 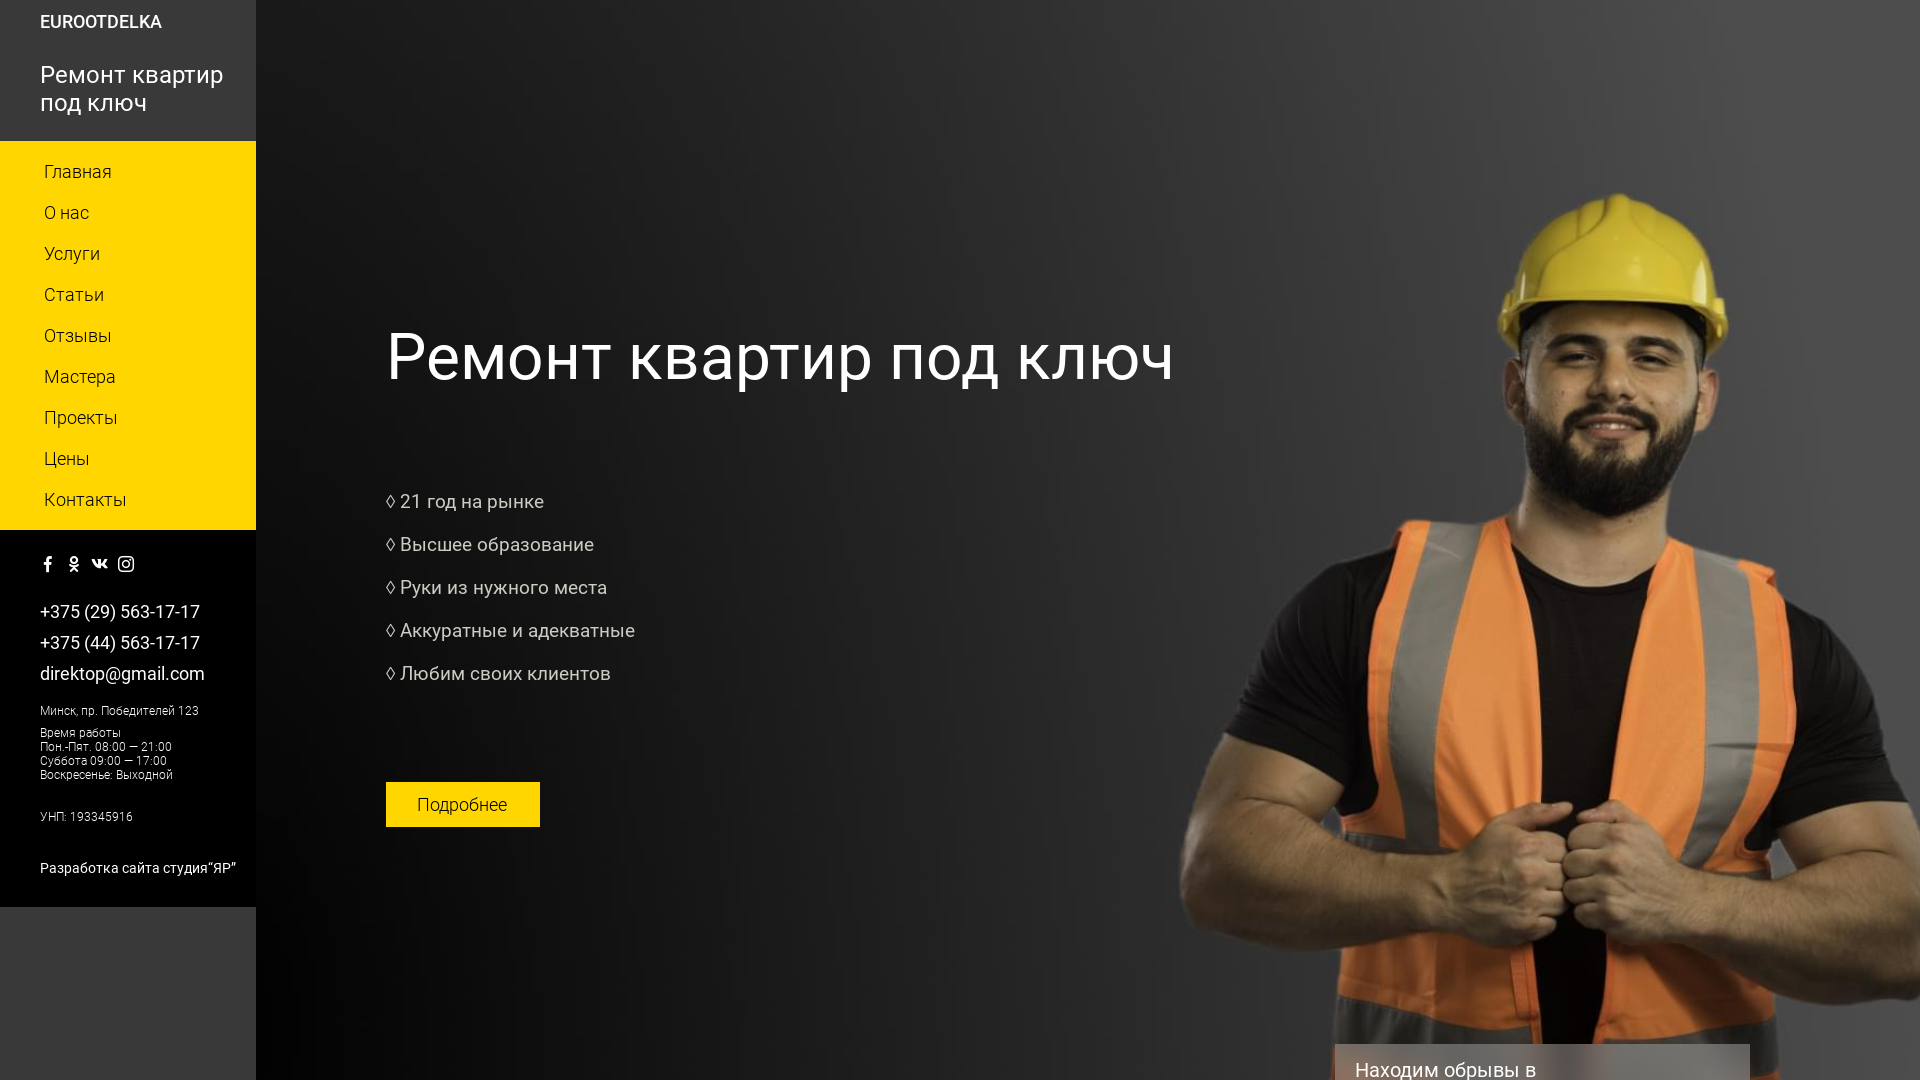 I want to click on '+375 (29) 563-17-17', so click(x=39, y=610).